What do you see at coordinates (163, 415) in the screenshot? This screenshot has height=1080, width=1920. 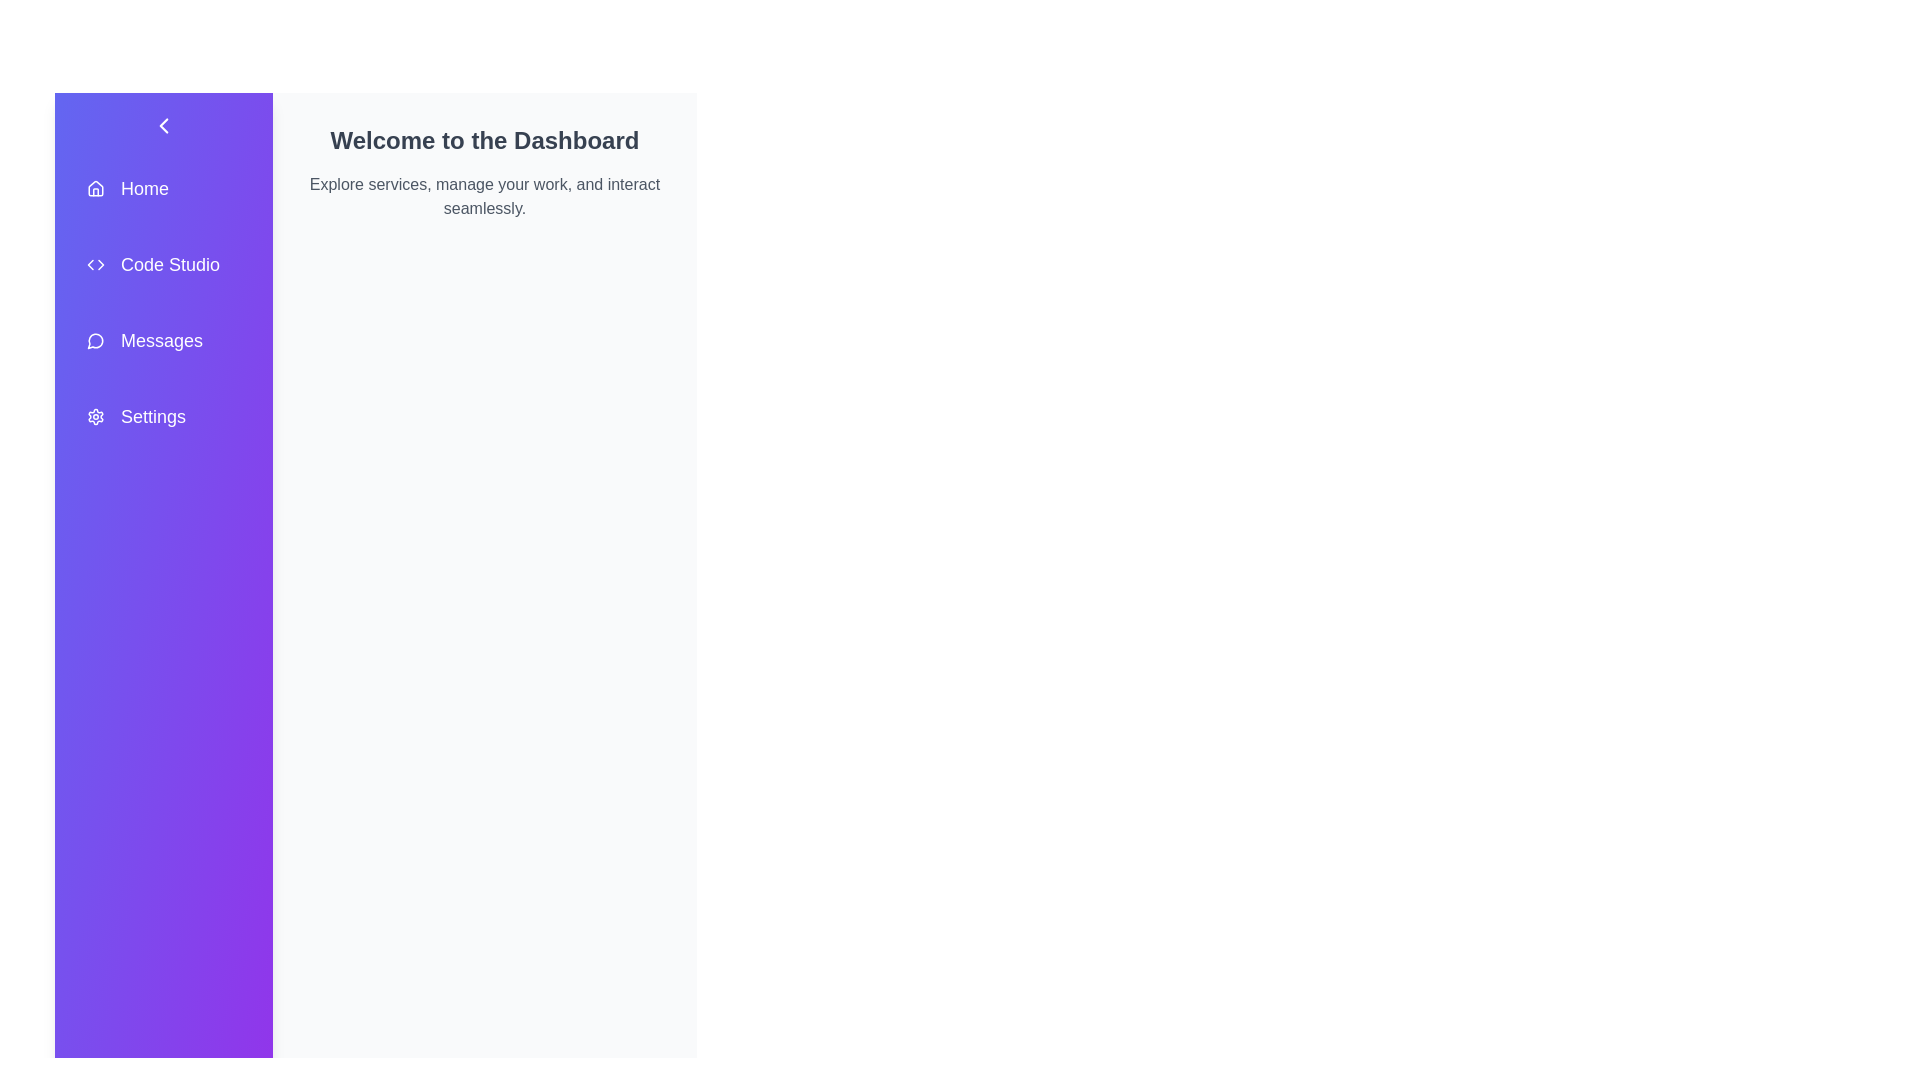 I see `the menu item labeled 'Settings' to observe its hover effect` at bounding box center [163, 415].